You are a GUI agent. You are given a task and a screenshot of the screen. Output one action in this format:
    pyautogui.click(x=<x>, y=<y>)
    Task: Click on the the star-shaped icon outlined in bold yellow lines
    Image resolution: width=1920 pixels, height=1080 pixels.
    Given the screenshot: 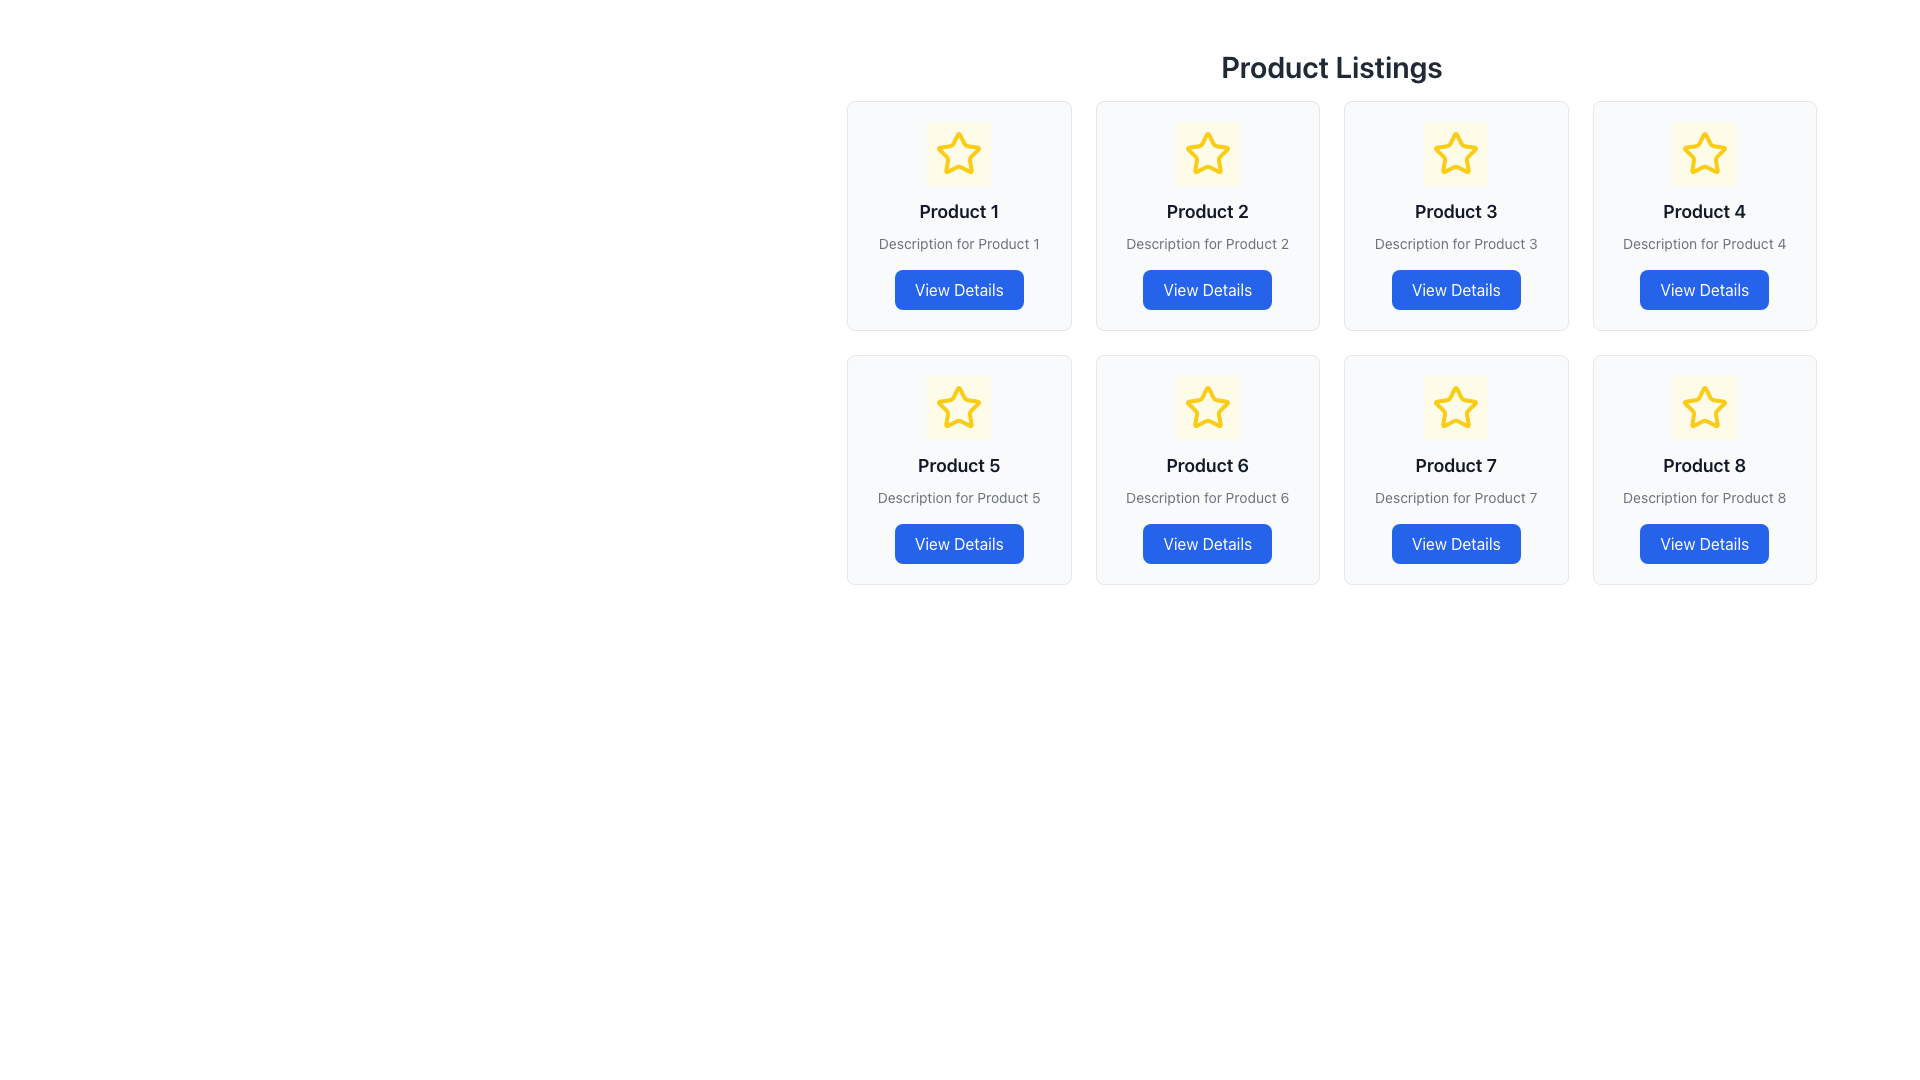 What is the action you would take?
    pyautogui.click(x=1703, y=407)
    